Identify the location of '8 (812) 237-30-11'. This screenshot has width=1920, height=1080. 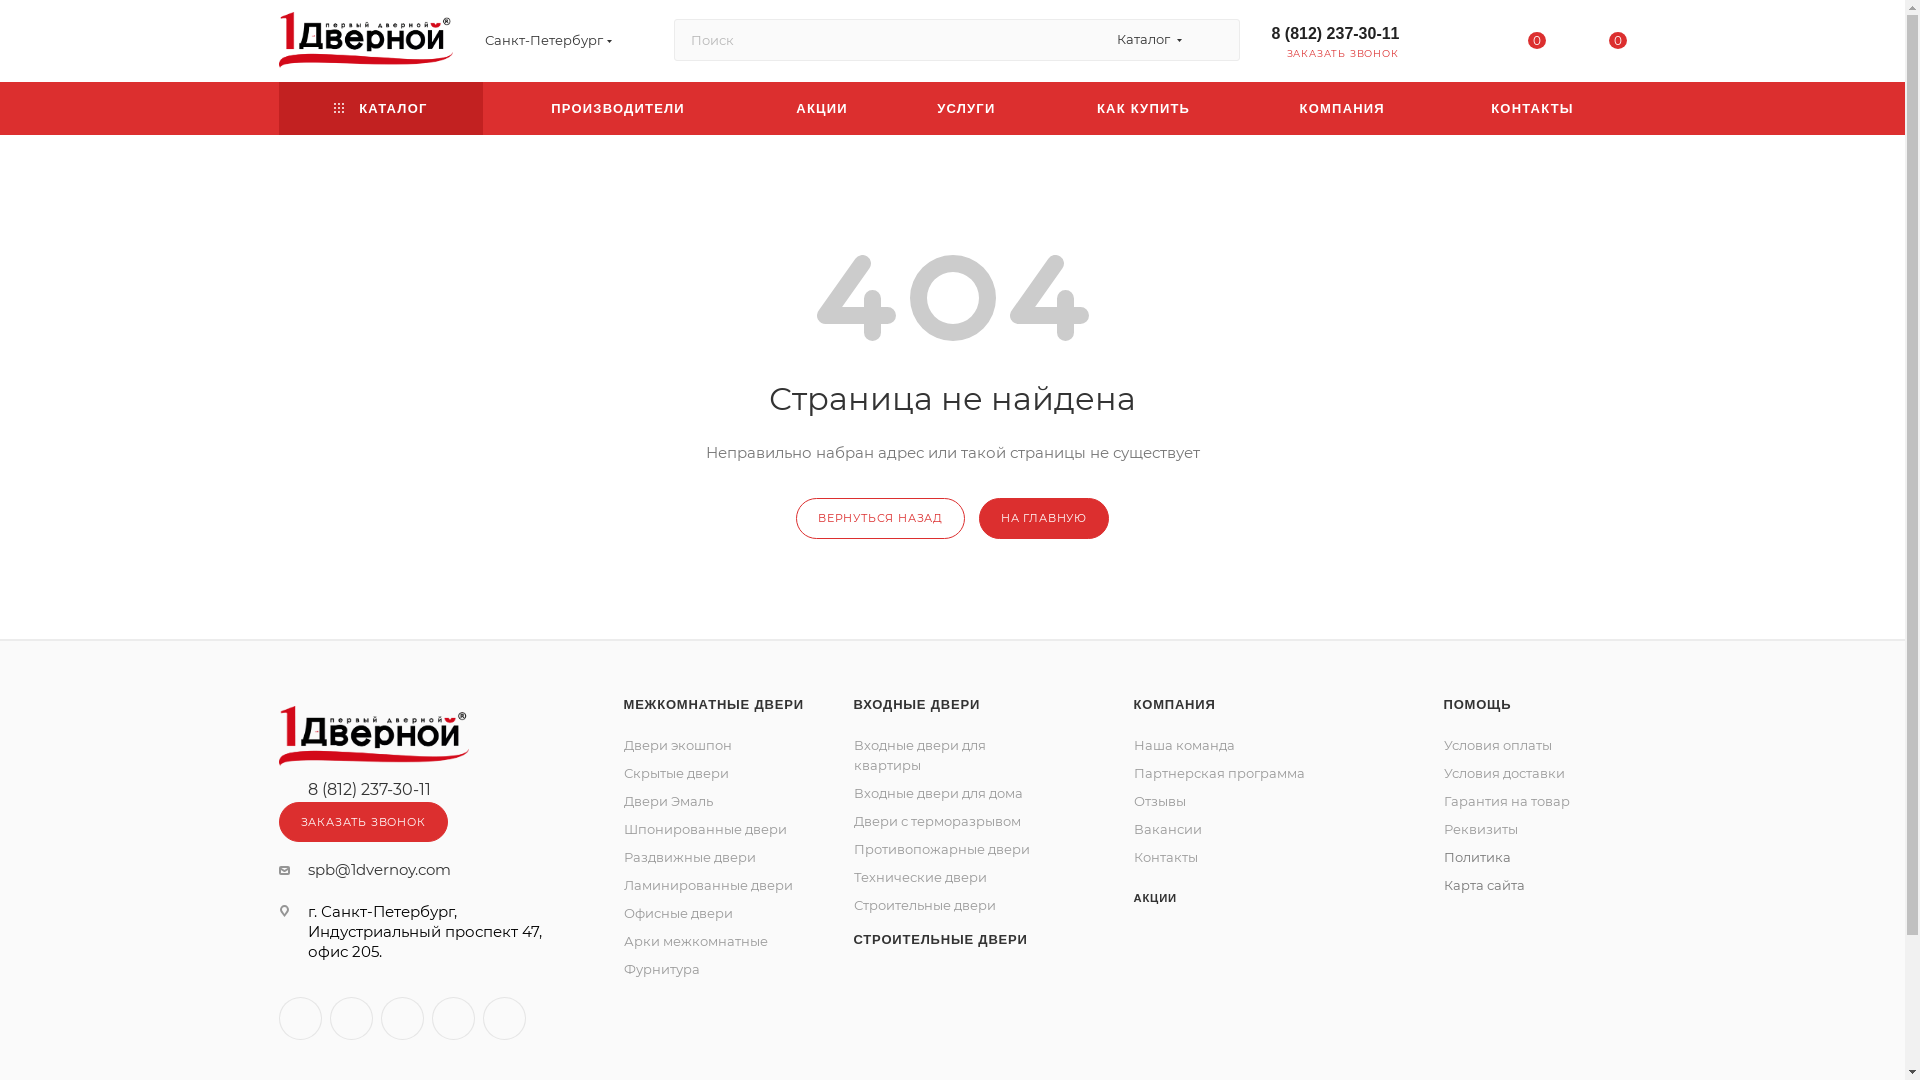
(369, 789).